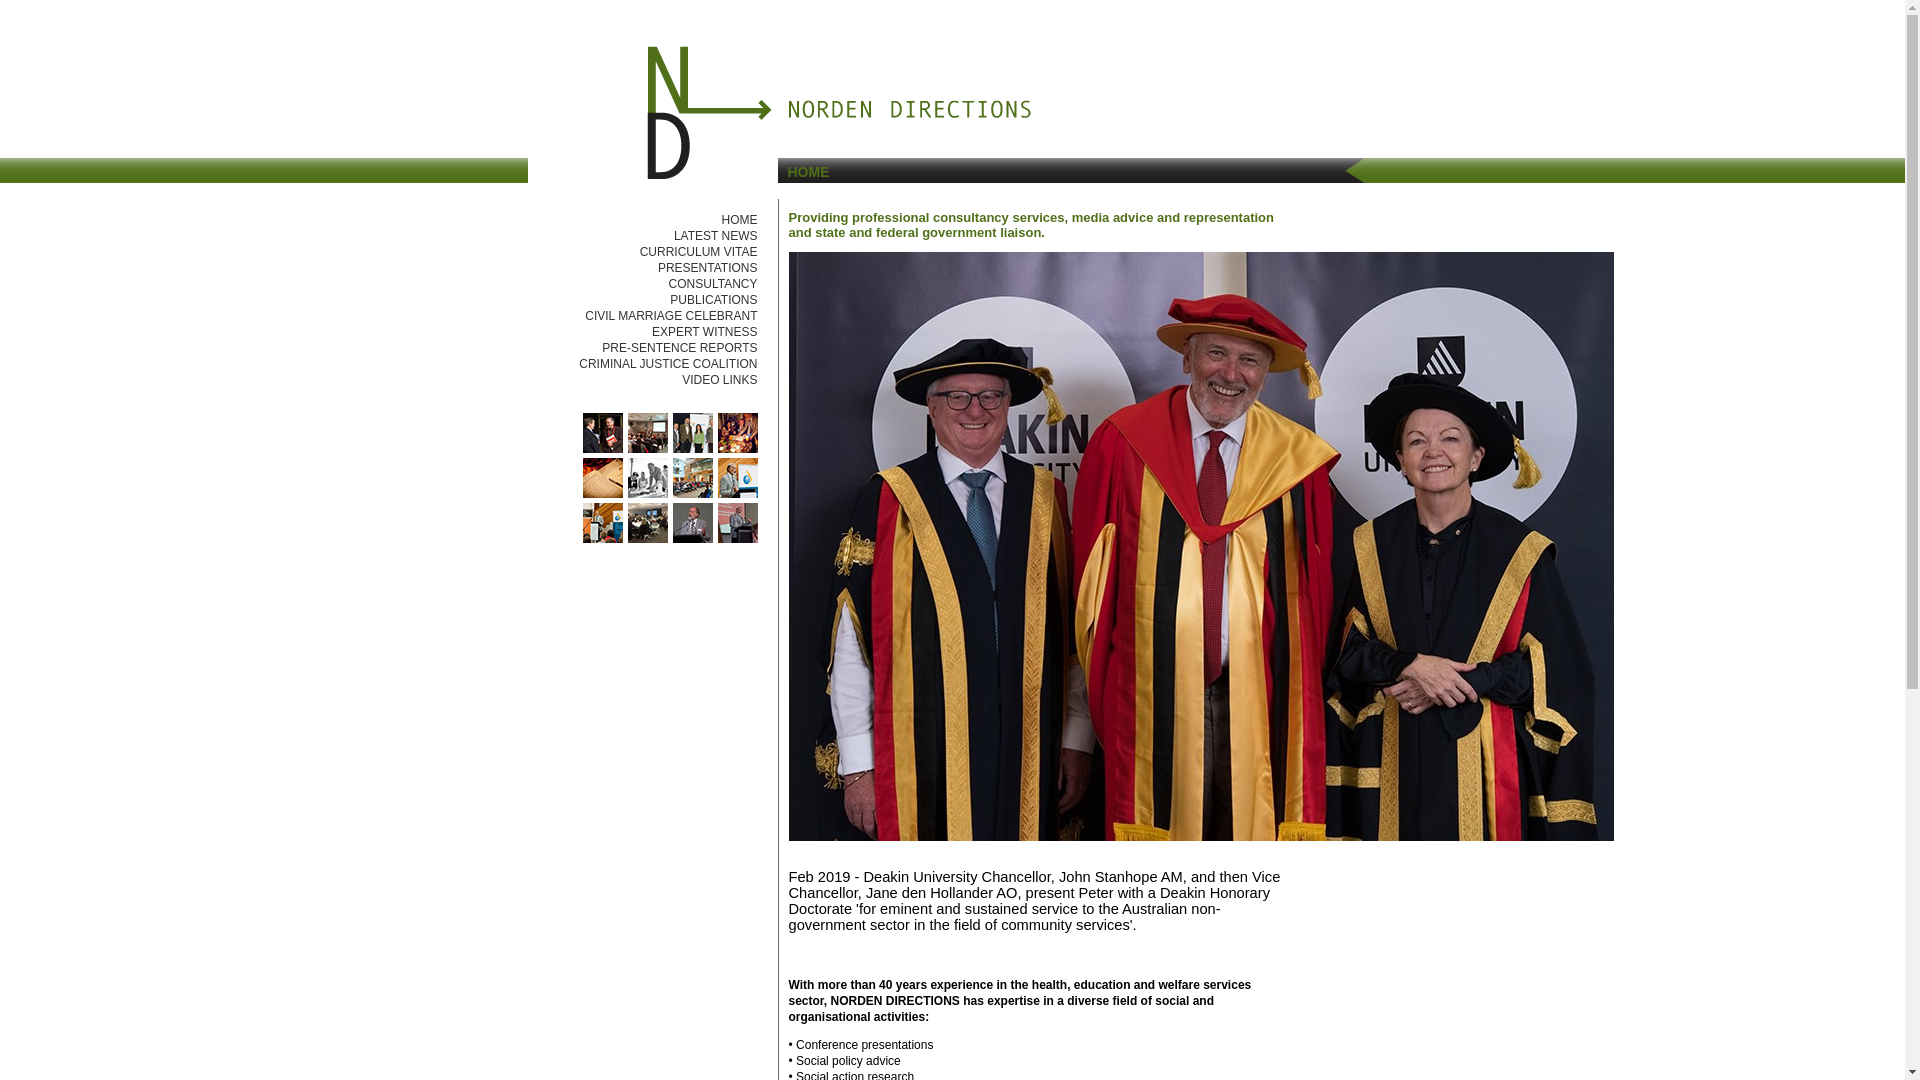  What do you see at coordinates (648, 493) in the screenshot?
I see `'Facing the Marriage'` at bounding box center [648, 493].